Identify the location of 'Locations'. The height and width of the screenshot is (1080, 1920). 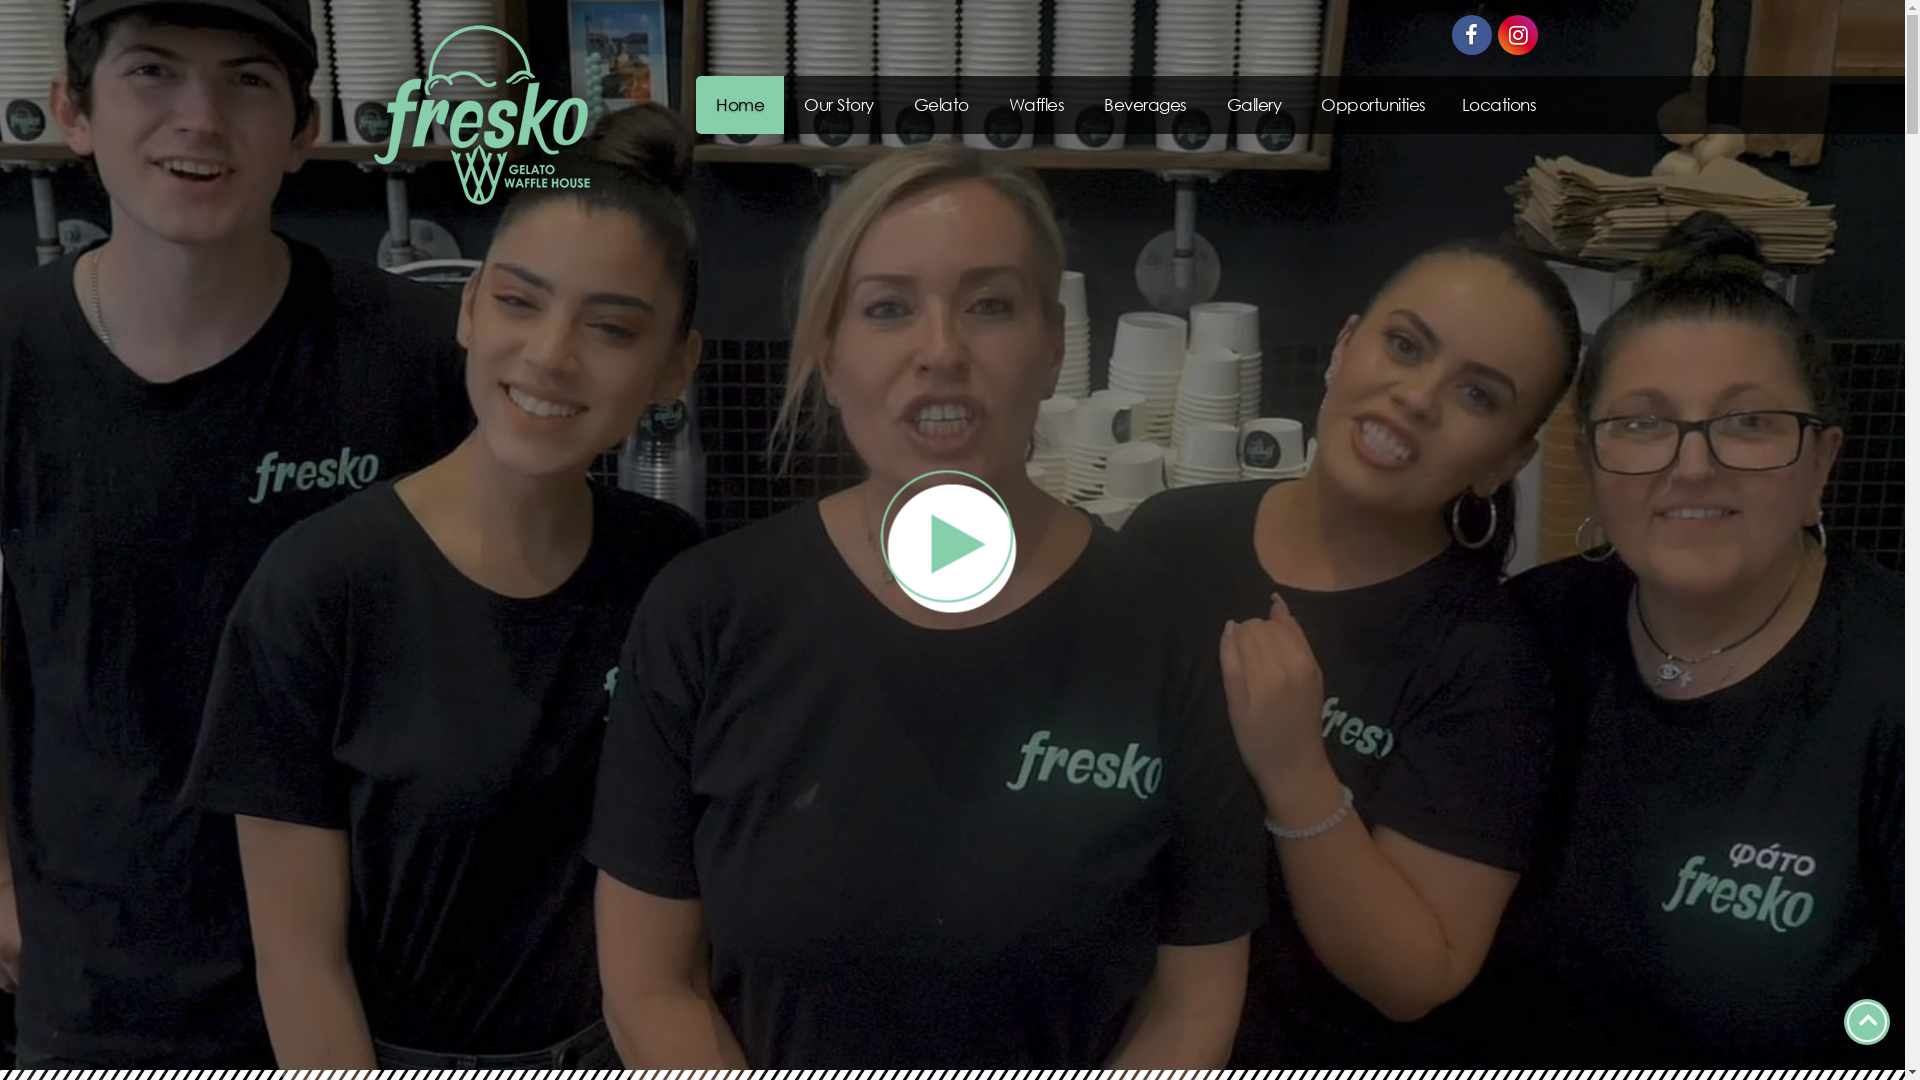
(1499, 104).